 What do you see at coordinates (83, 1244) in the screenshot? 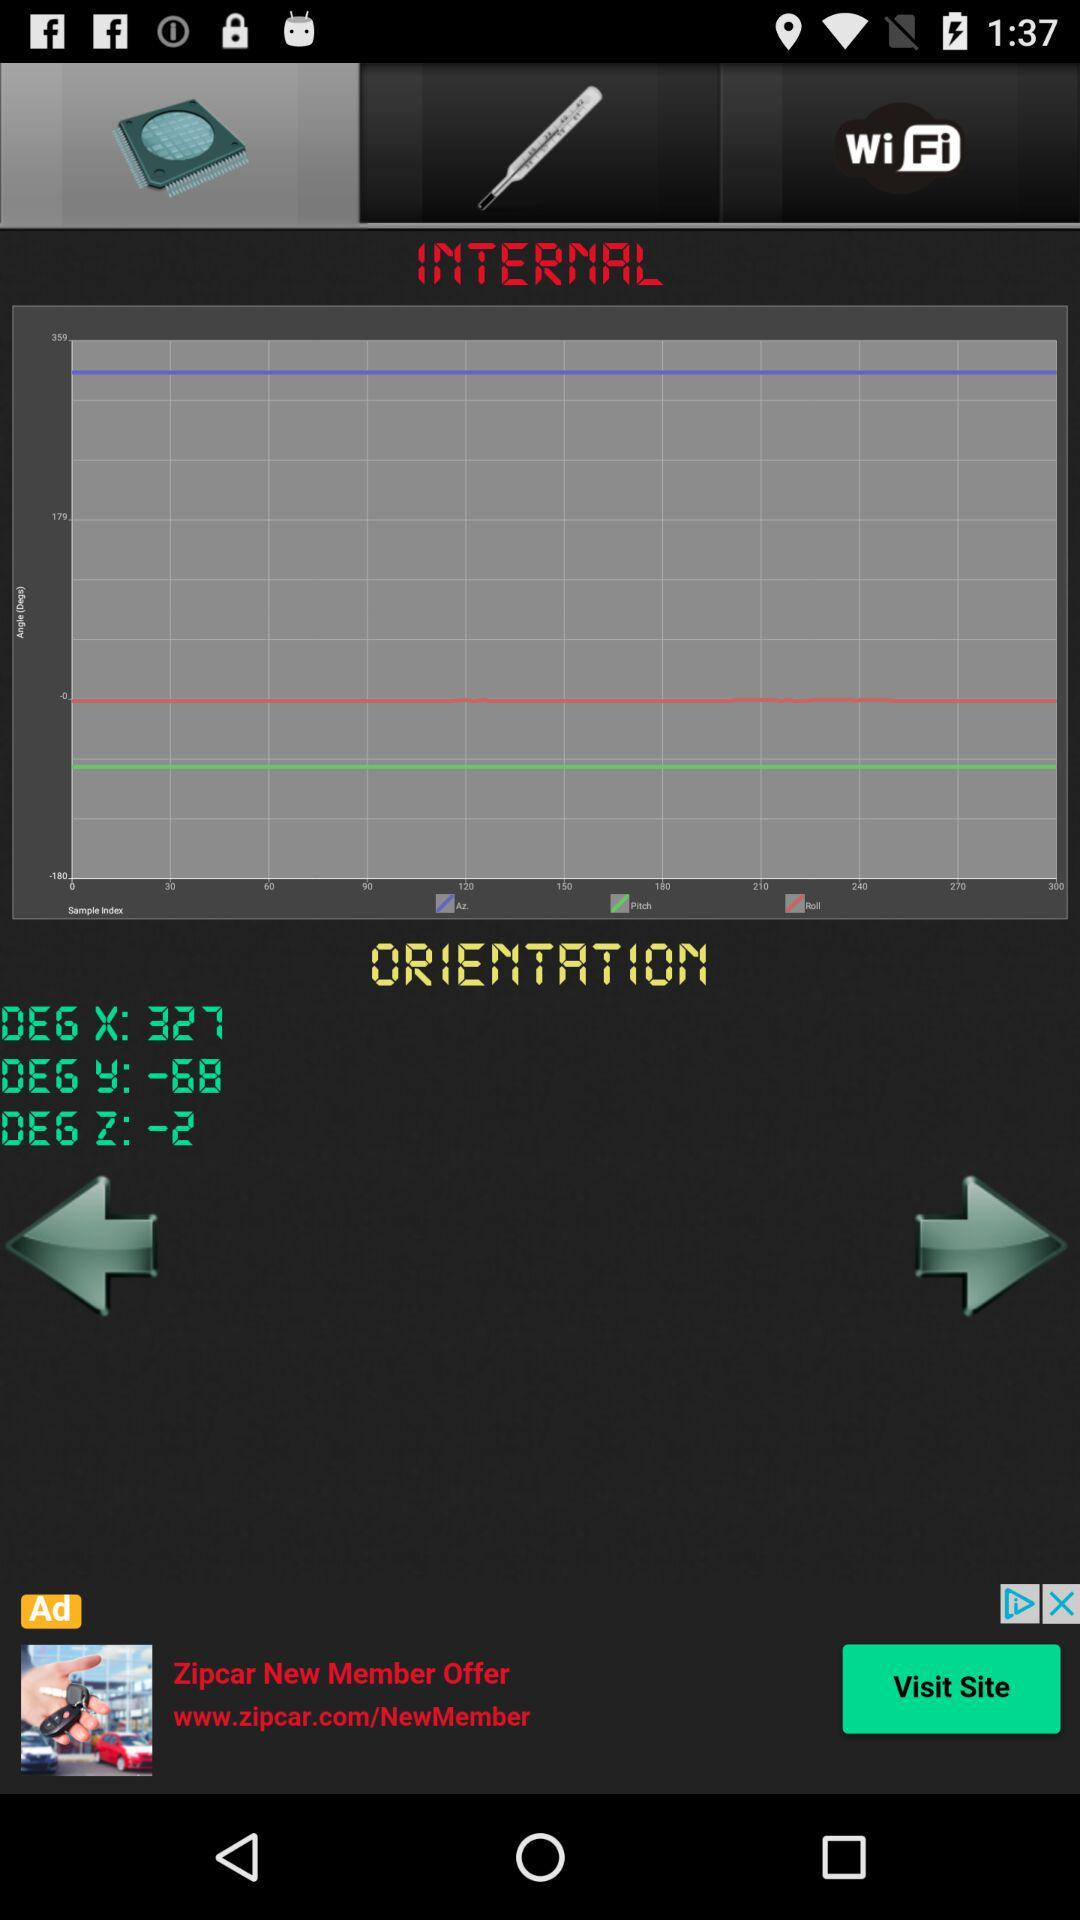
I see `left arrow option` at bounding box center [83, 1244].